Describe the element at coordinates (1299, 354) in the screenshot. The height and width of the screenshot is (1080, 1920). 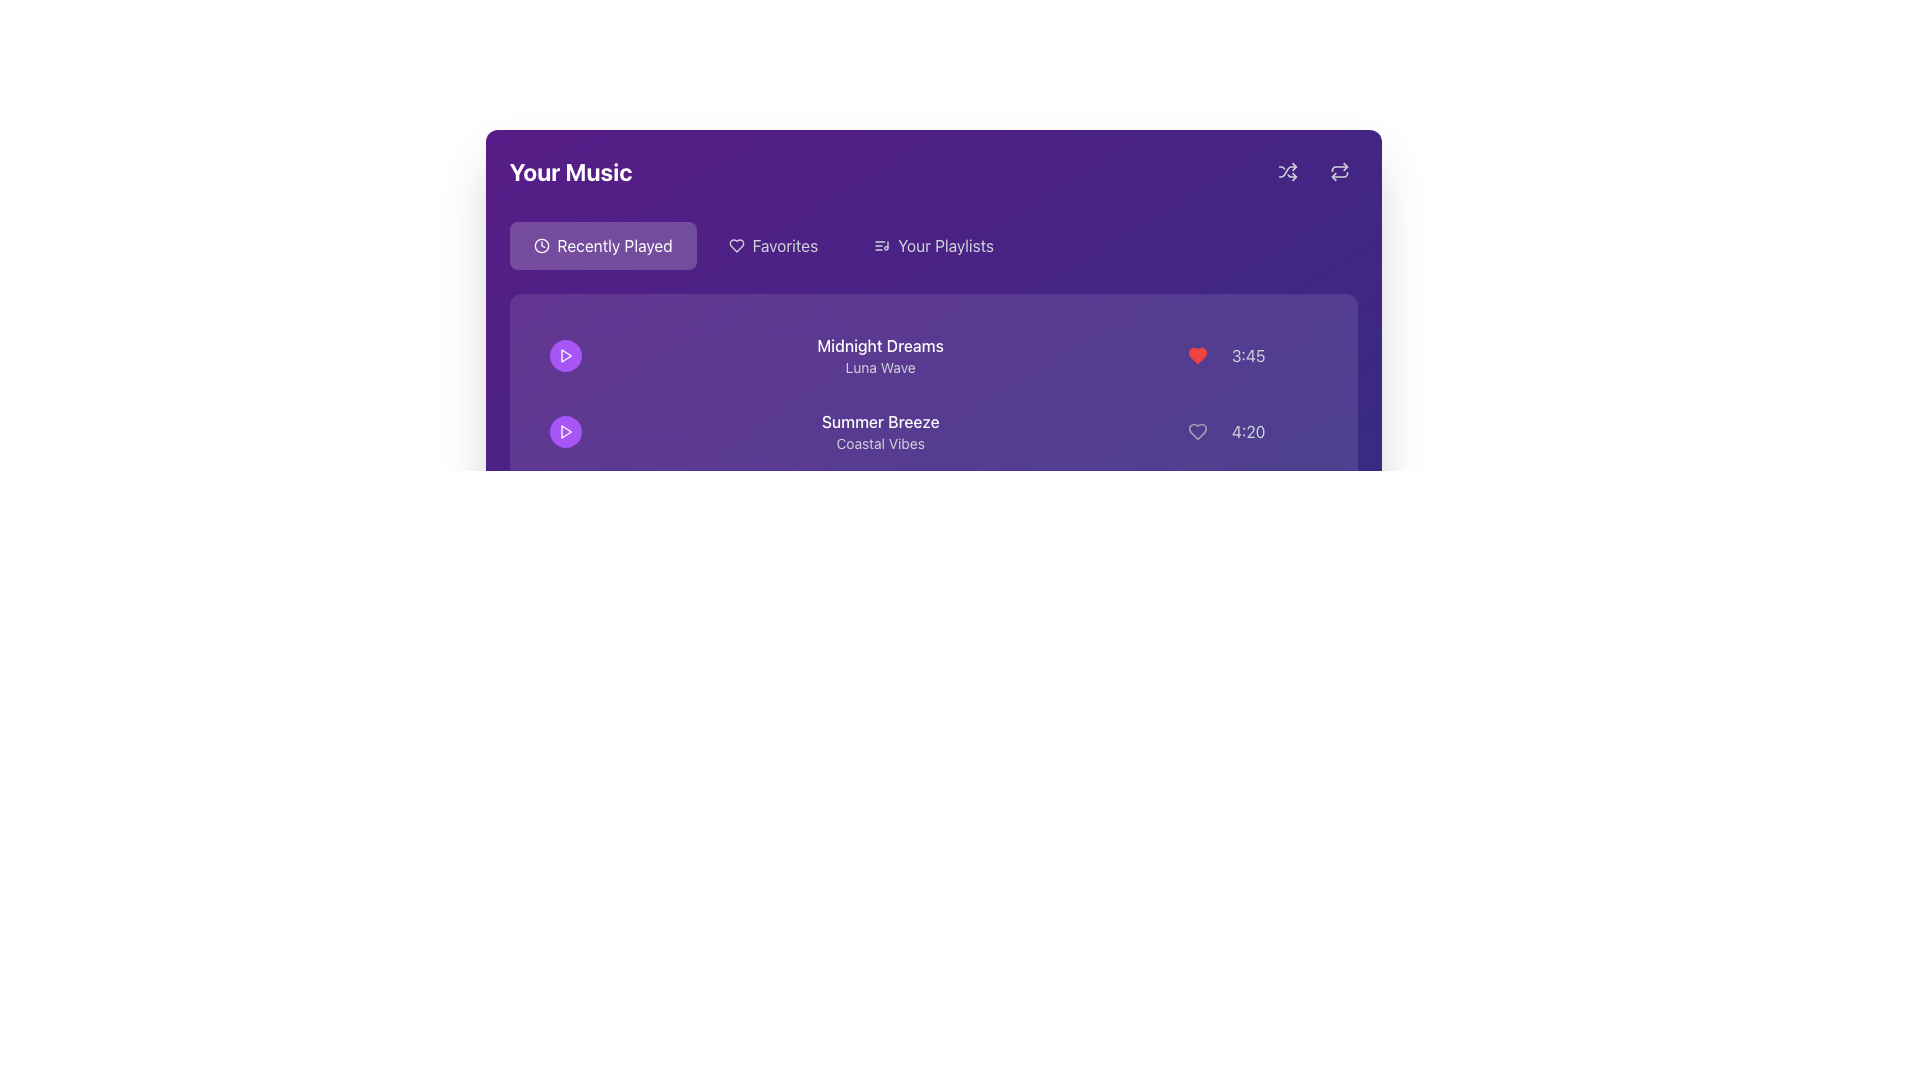
I see `the ellipsis icon button located next to the song duration '3:45'` at that location.